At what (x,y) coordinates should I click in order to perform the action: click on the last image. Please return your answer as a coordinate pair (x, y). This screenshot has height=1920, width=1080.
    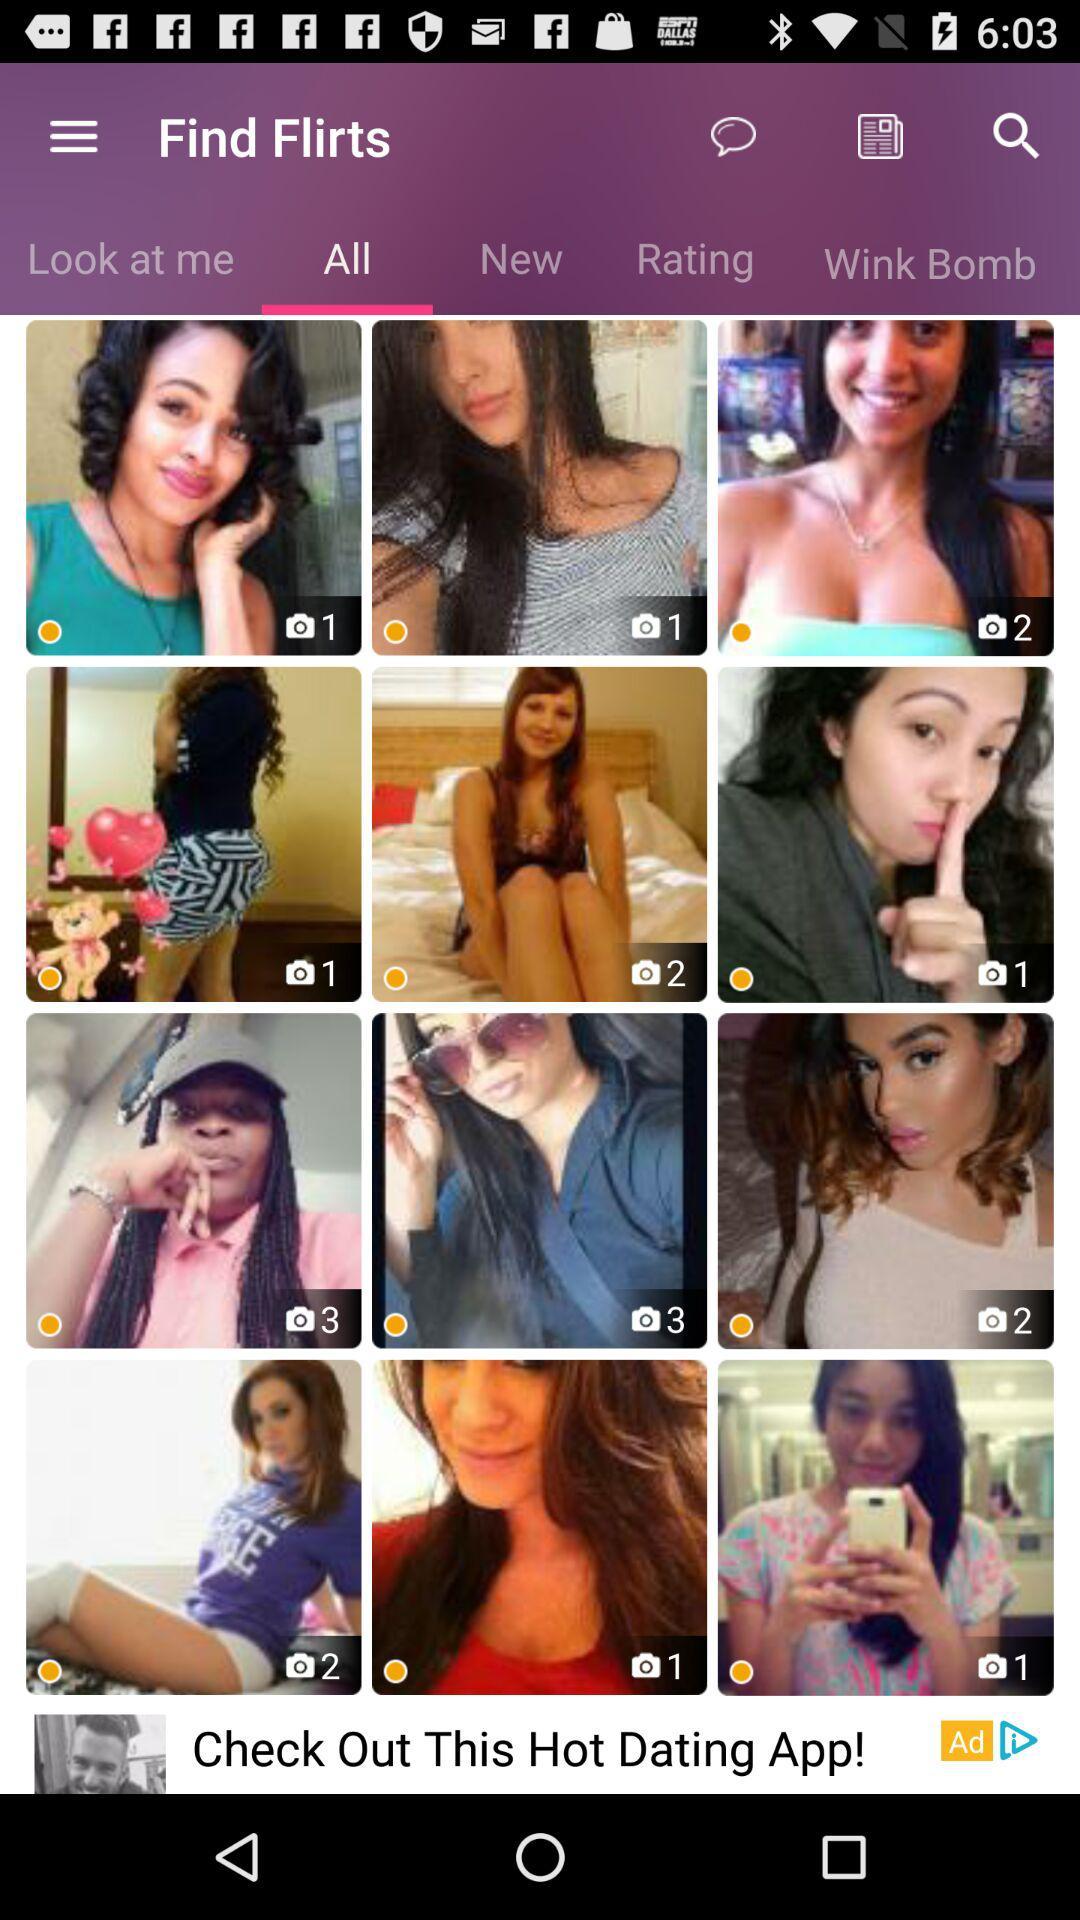
    Looking at the image, I should click on (885, 1526).